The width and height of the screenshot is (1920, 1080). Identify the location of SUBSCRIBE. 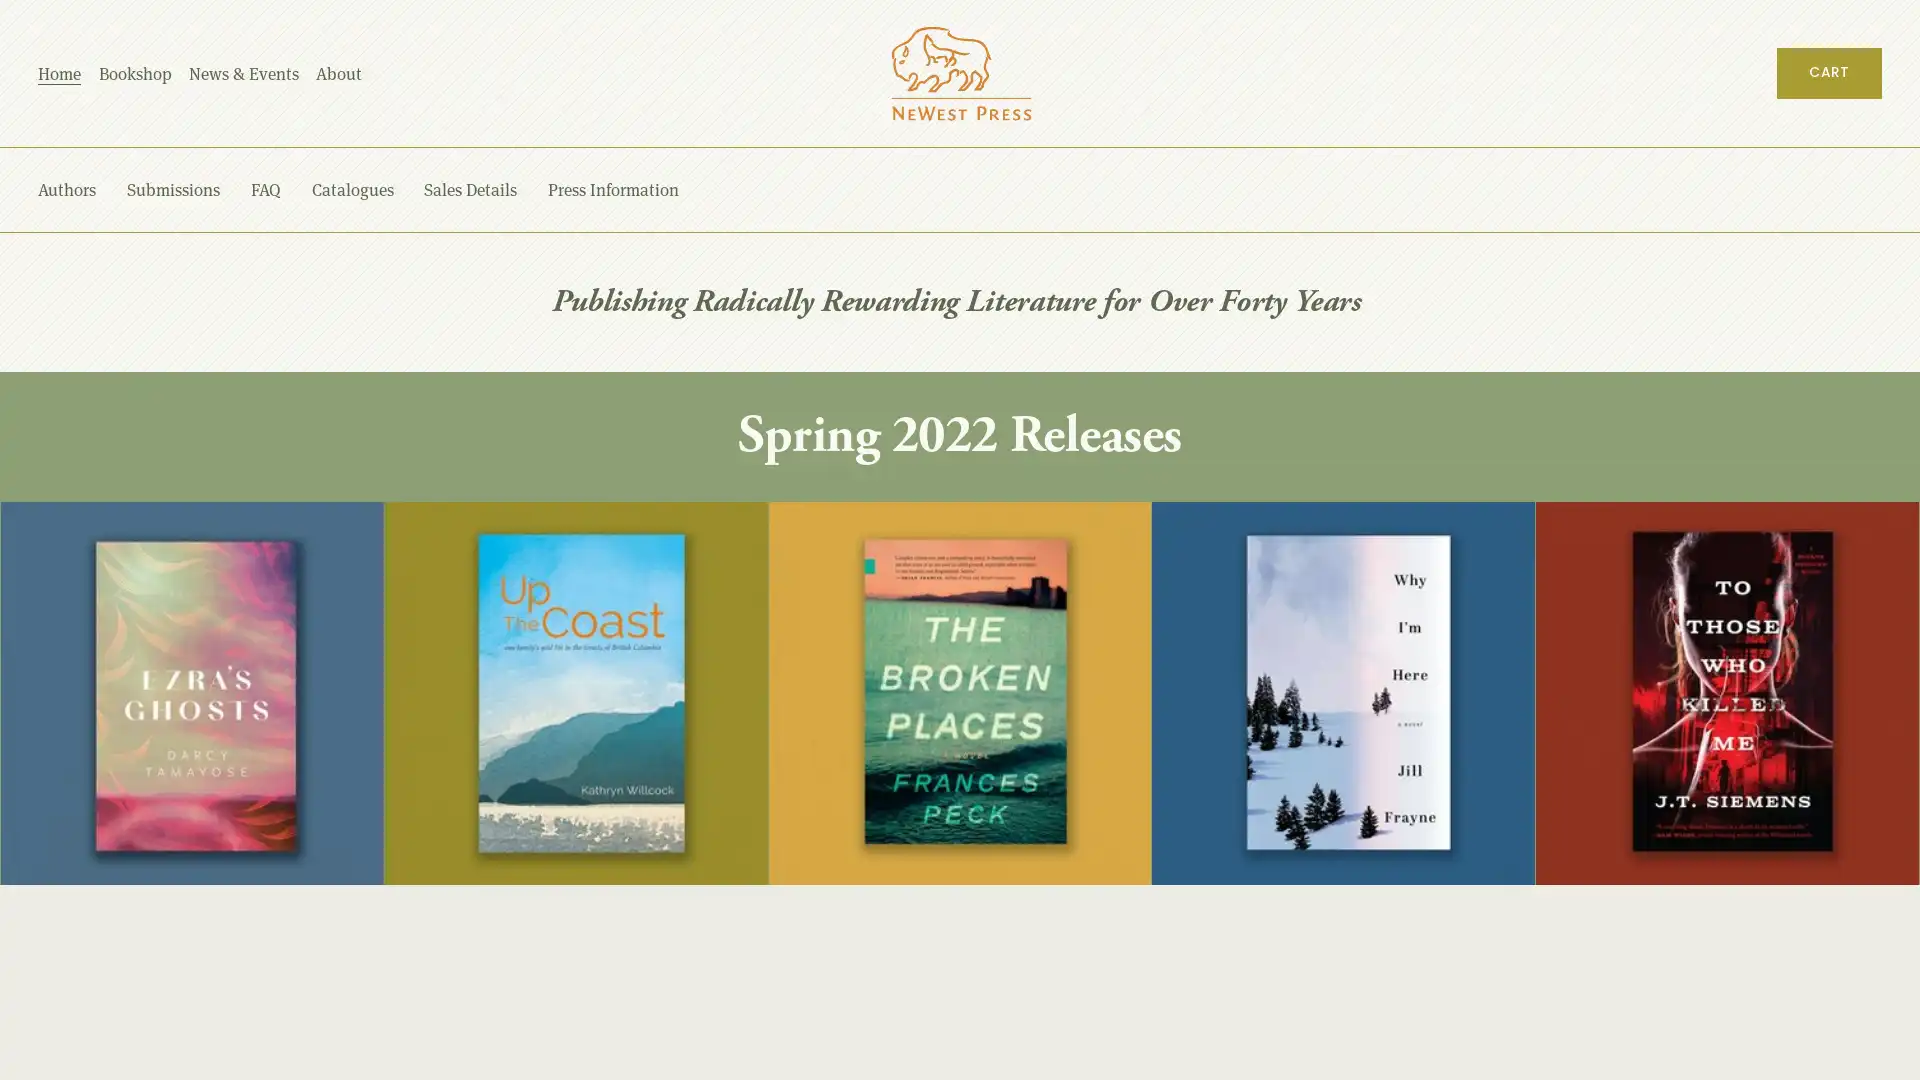
(1691, 871).